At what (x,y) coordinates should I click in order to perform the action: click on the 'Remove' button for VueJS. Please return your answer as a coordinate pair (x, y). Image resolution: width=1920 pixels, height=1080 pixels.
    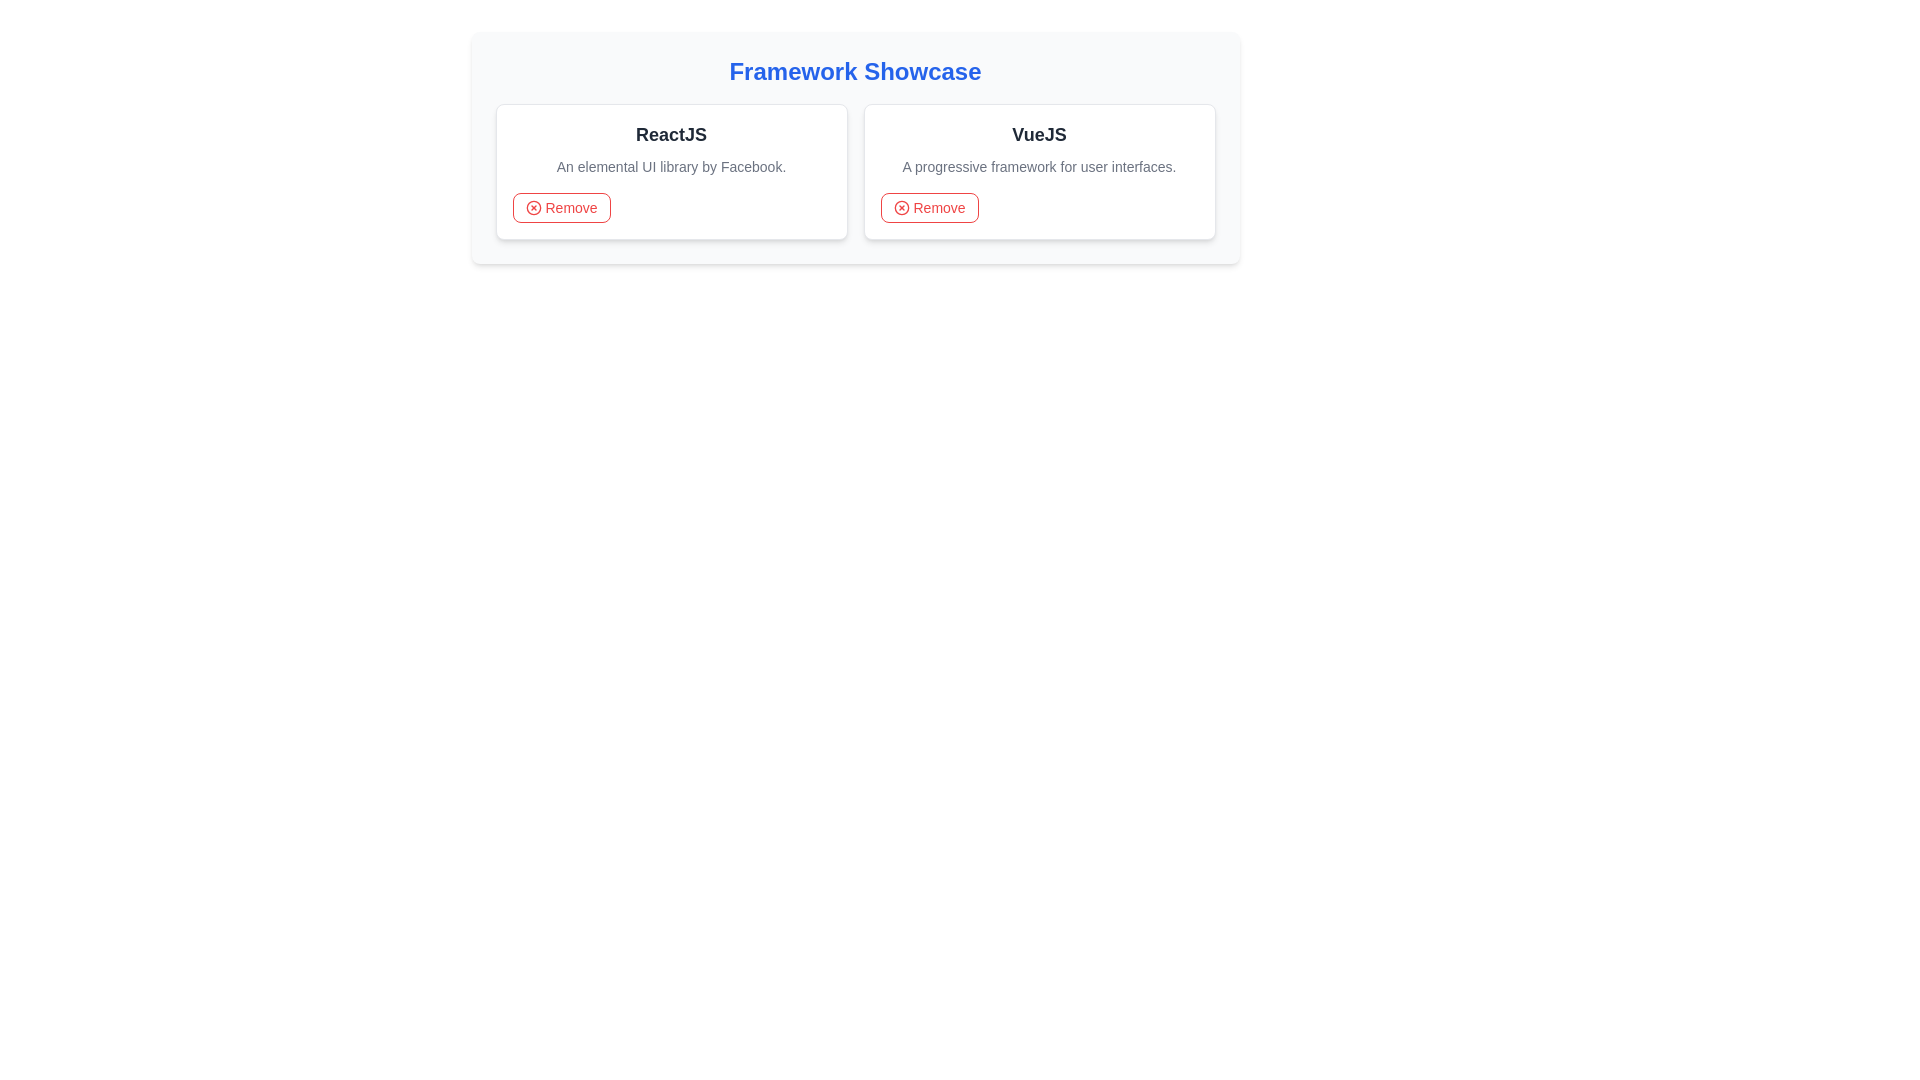
    Looking at the image, I should click on (928, 208).